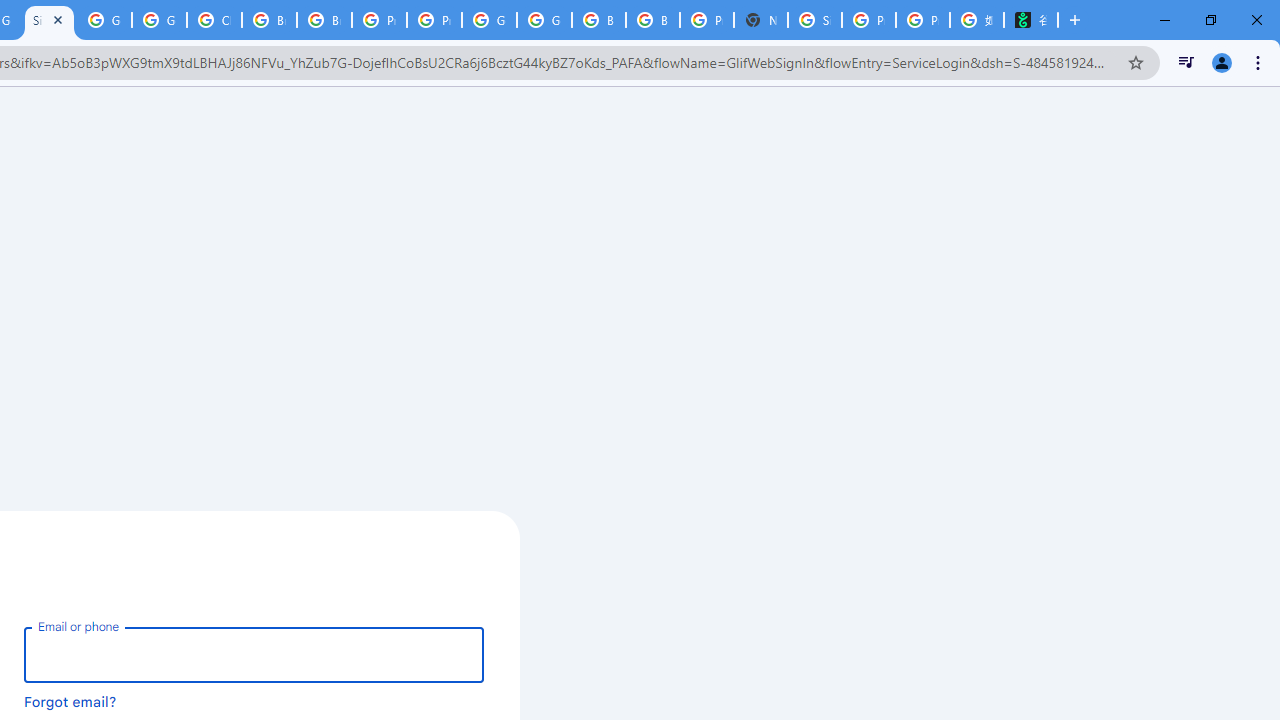 The image size is (1280, 720). I want to click on 'Google Cloud Platform', so click(489, 20).